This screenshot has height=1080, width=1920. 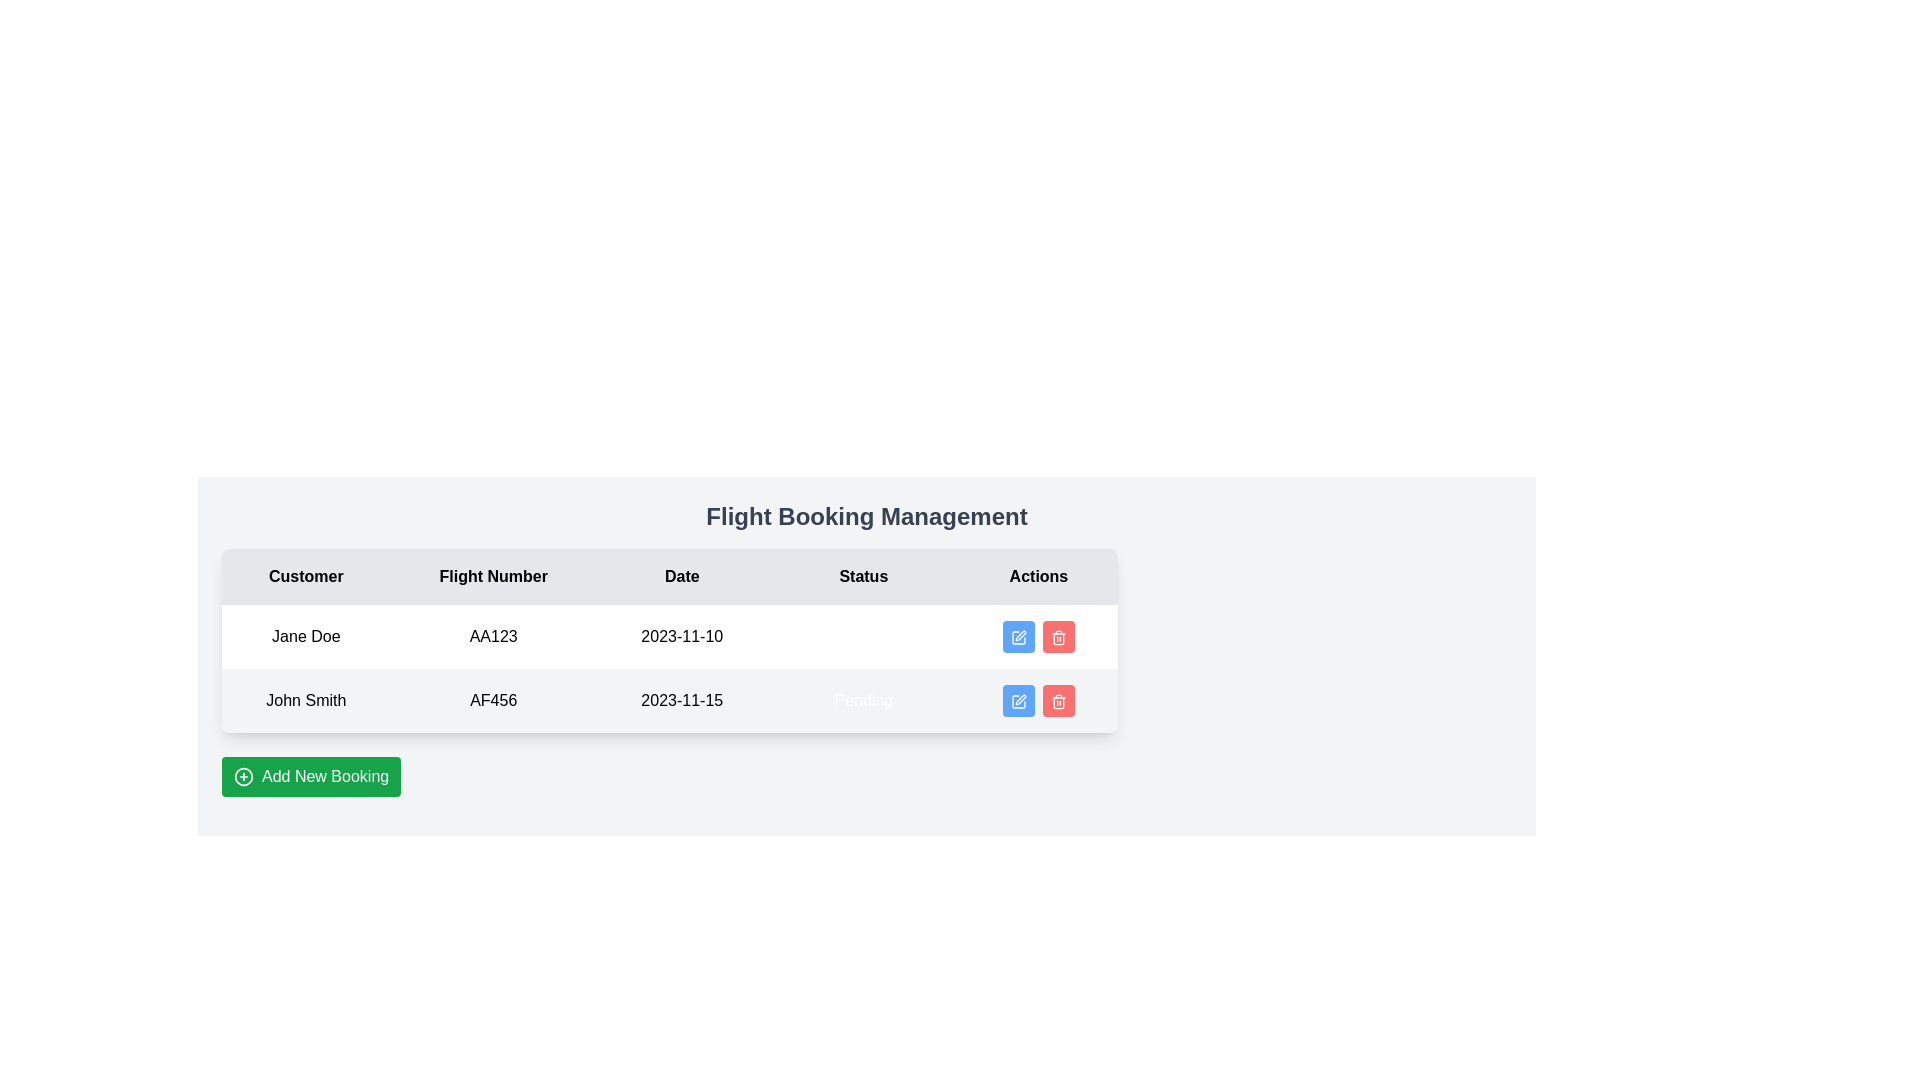 I want to click on the red-colored button with a trash can icon in the last column of the 'Actions' for the second row of the flight booking management table, so click(x=1057, y=700).